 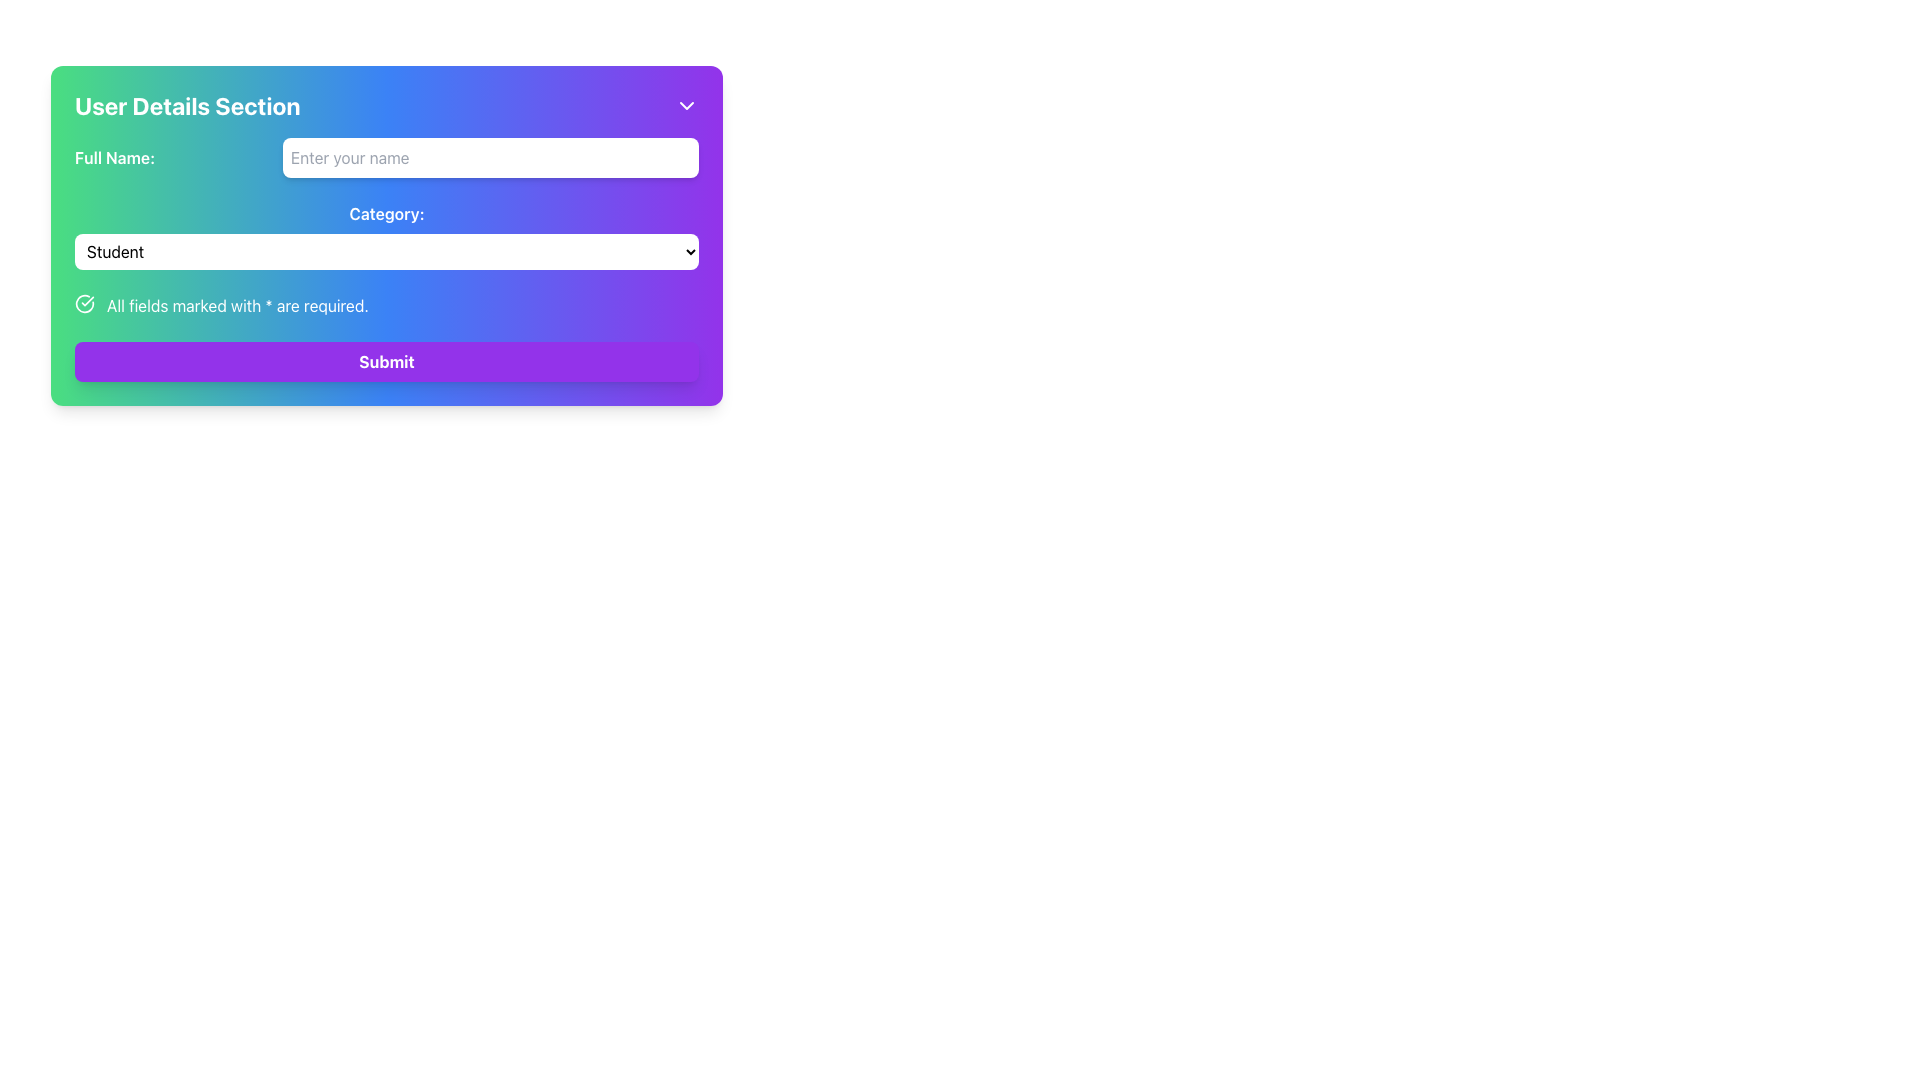 What do you see at coordinates (387, 234) in the screenshot?
I see `the dropdown menu labeled 'Category:' to activate it` at bounding box center [387, 234].